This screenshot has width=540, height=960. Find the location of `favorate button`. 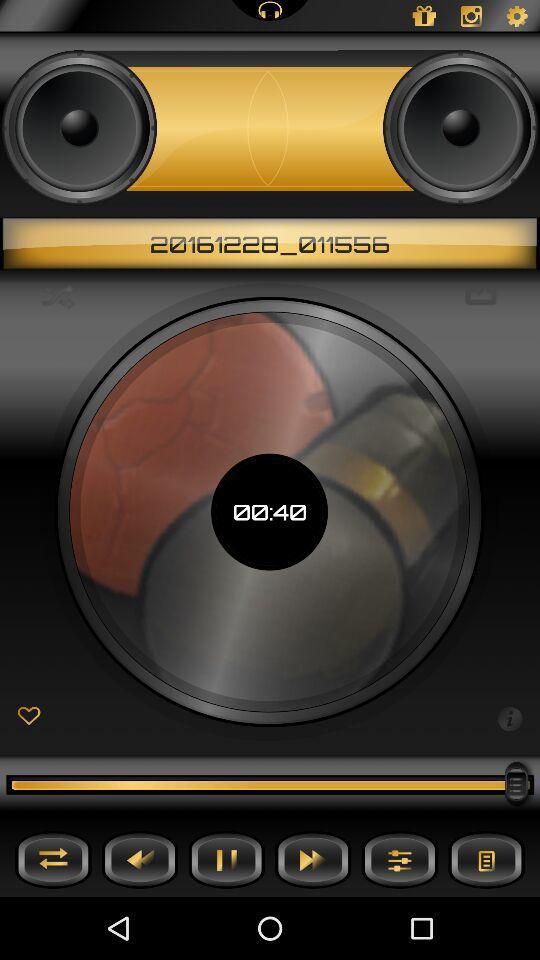

favorate button is located at coordinates (28, 717).